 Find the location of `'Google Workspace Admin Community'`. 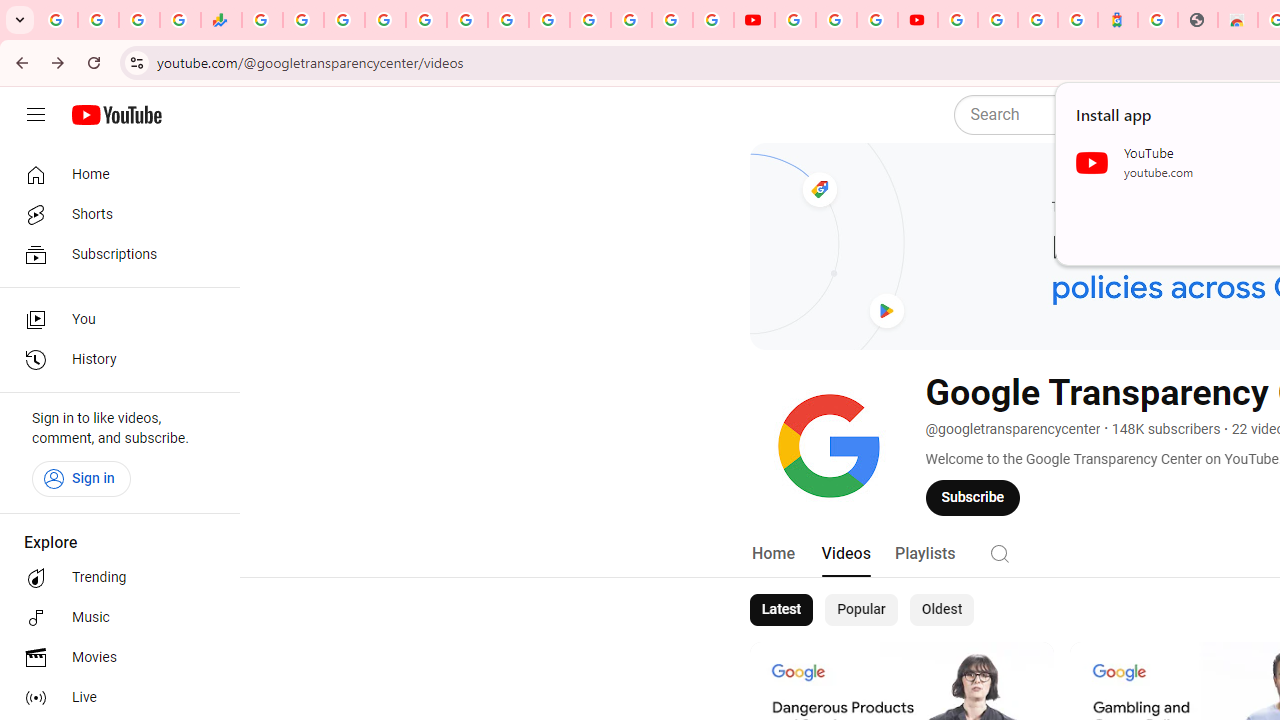

'Google Workspace Admin Community' is located at coordinates (57, 20).